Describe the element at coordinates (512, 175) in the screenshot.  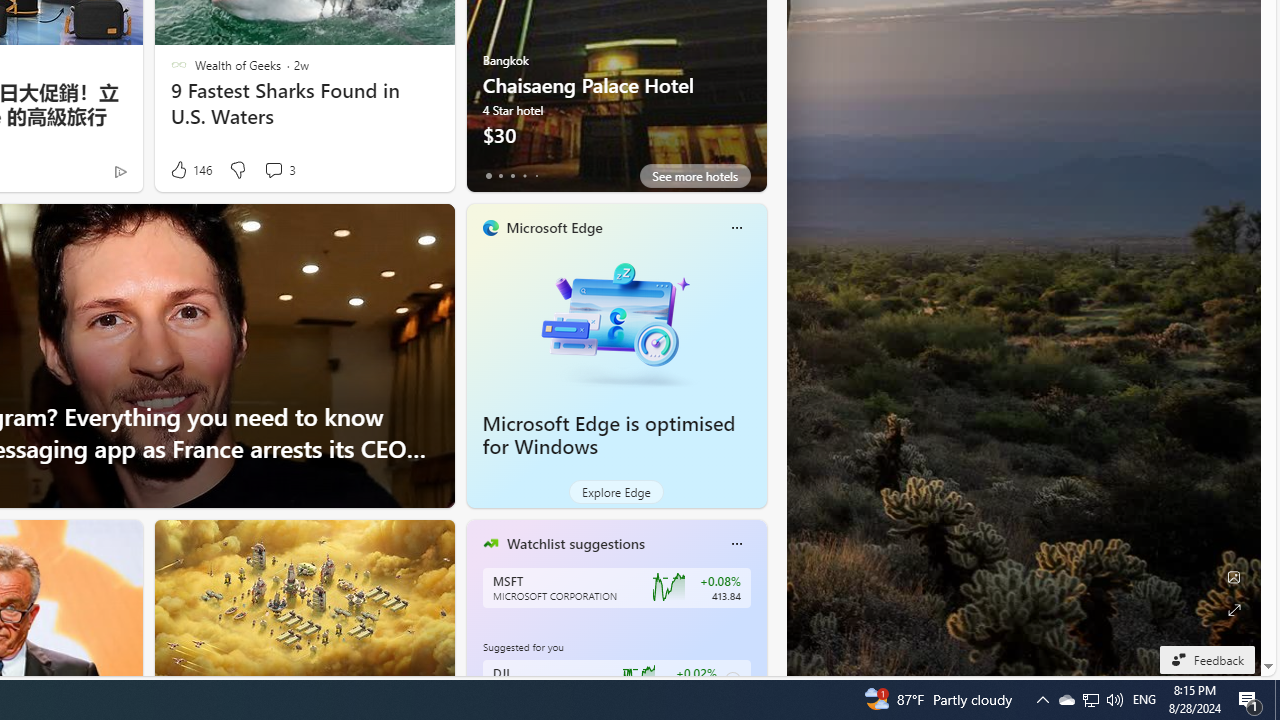
I see `'tab-2'` at that location.